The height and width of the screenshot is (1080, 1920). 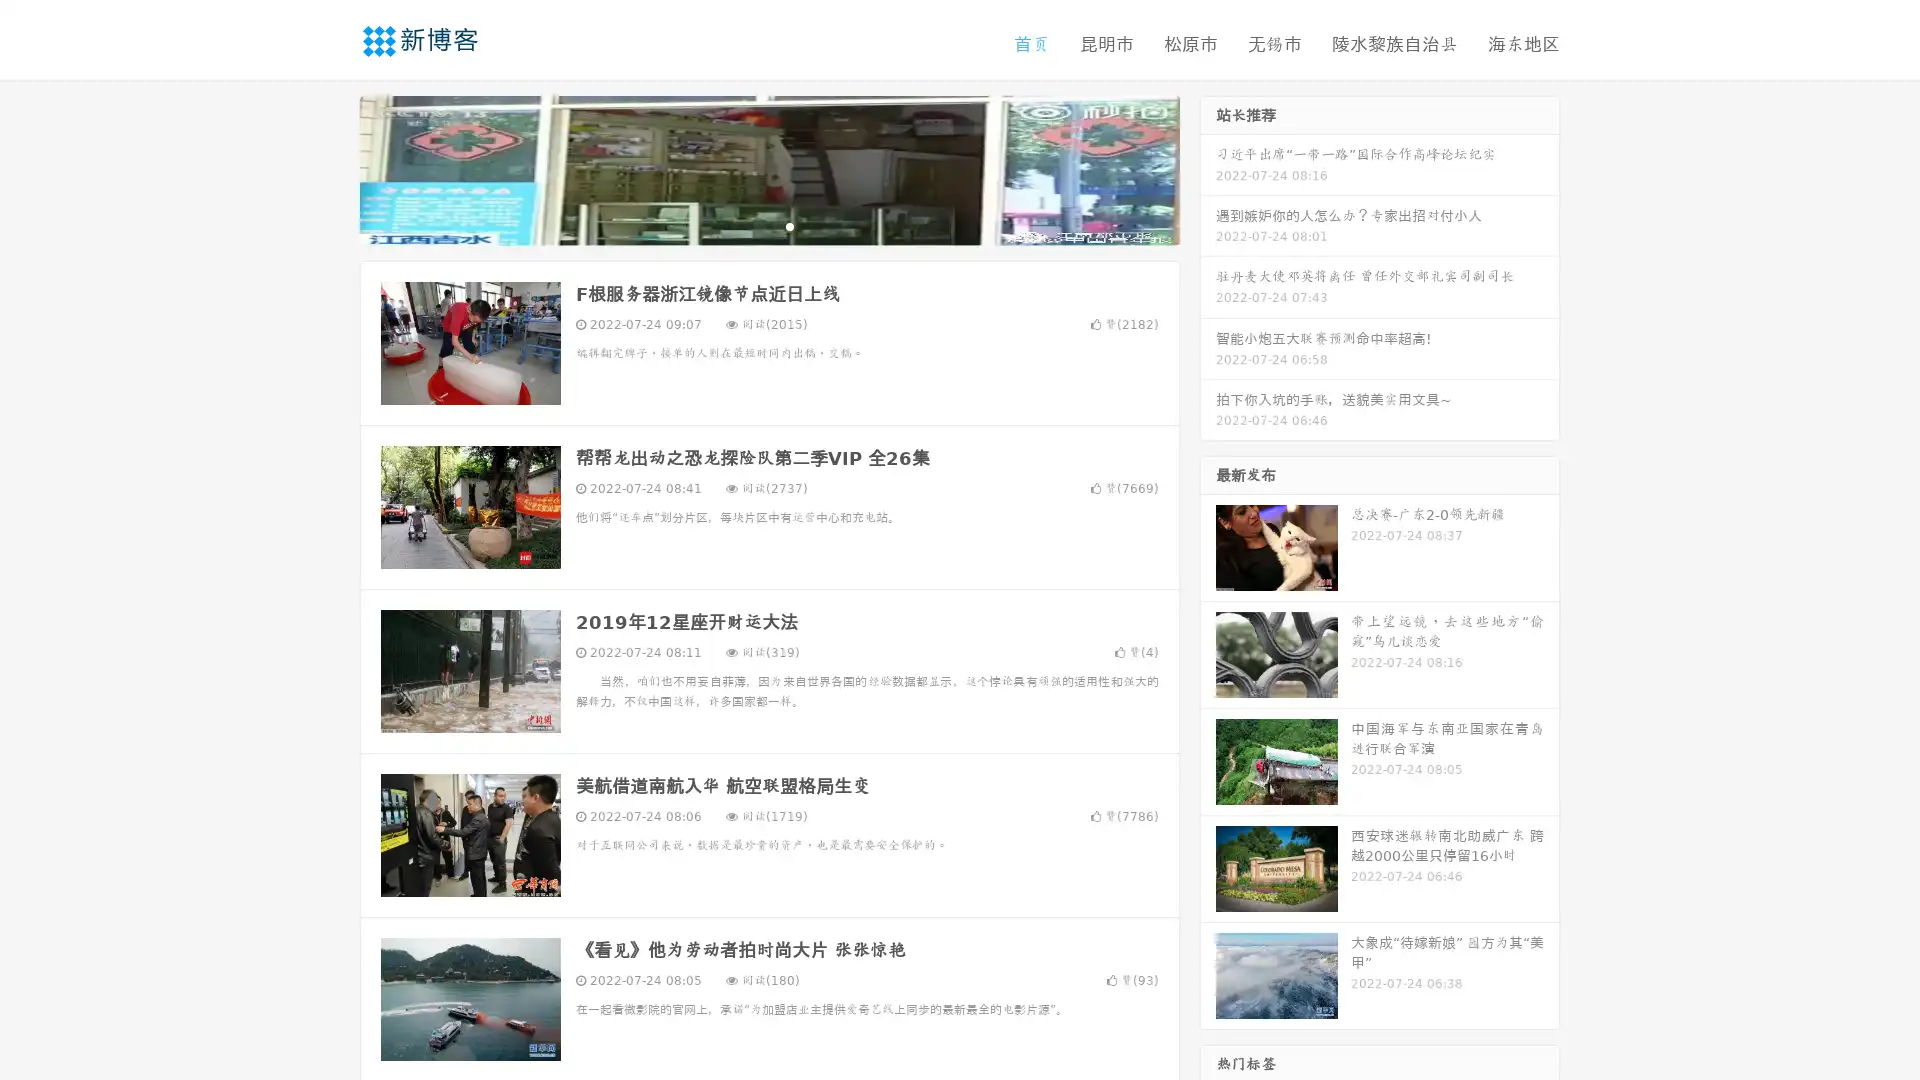 What do you see at coordinates (1208, 168) in the screenshot?
I see `Next slide` at bounding box center [1208, 168].